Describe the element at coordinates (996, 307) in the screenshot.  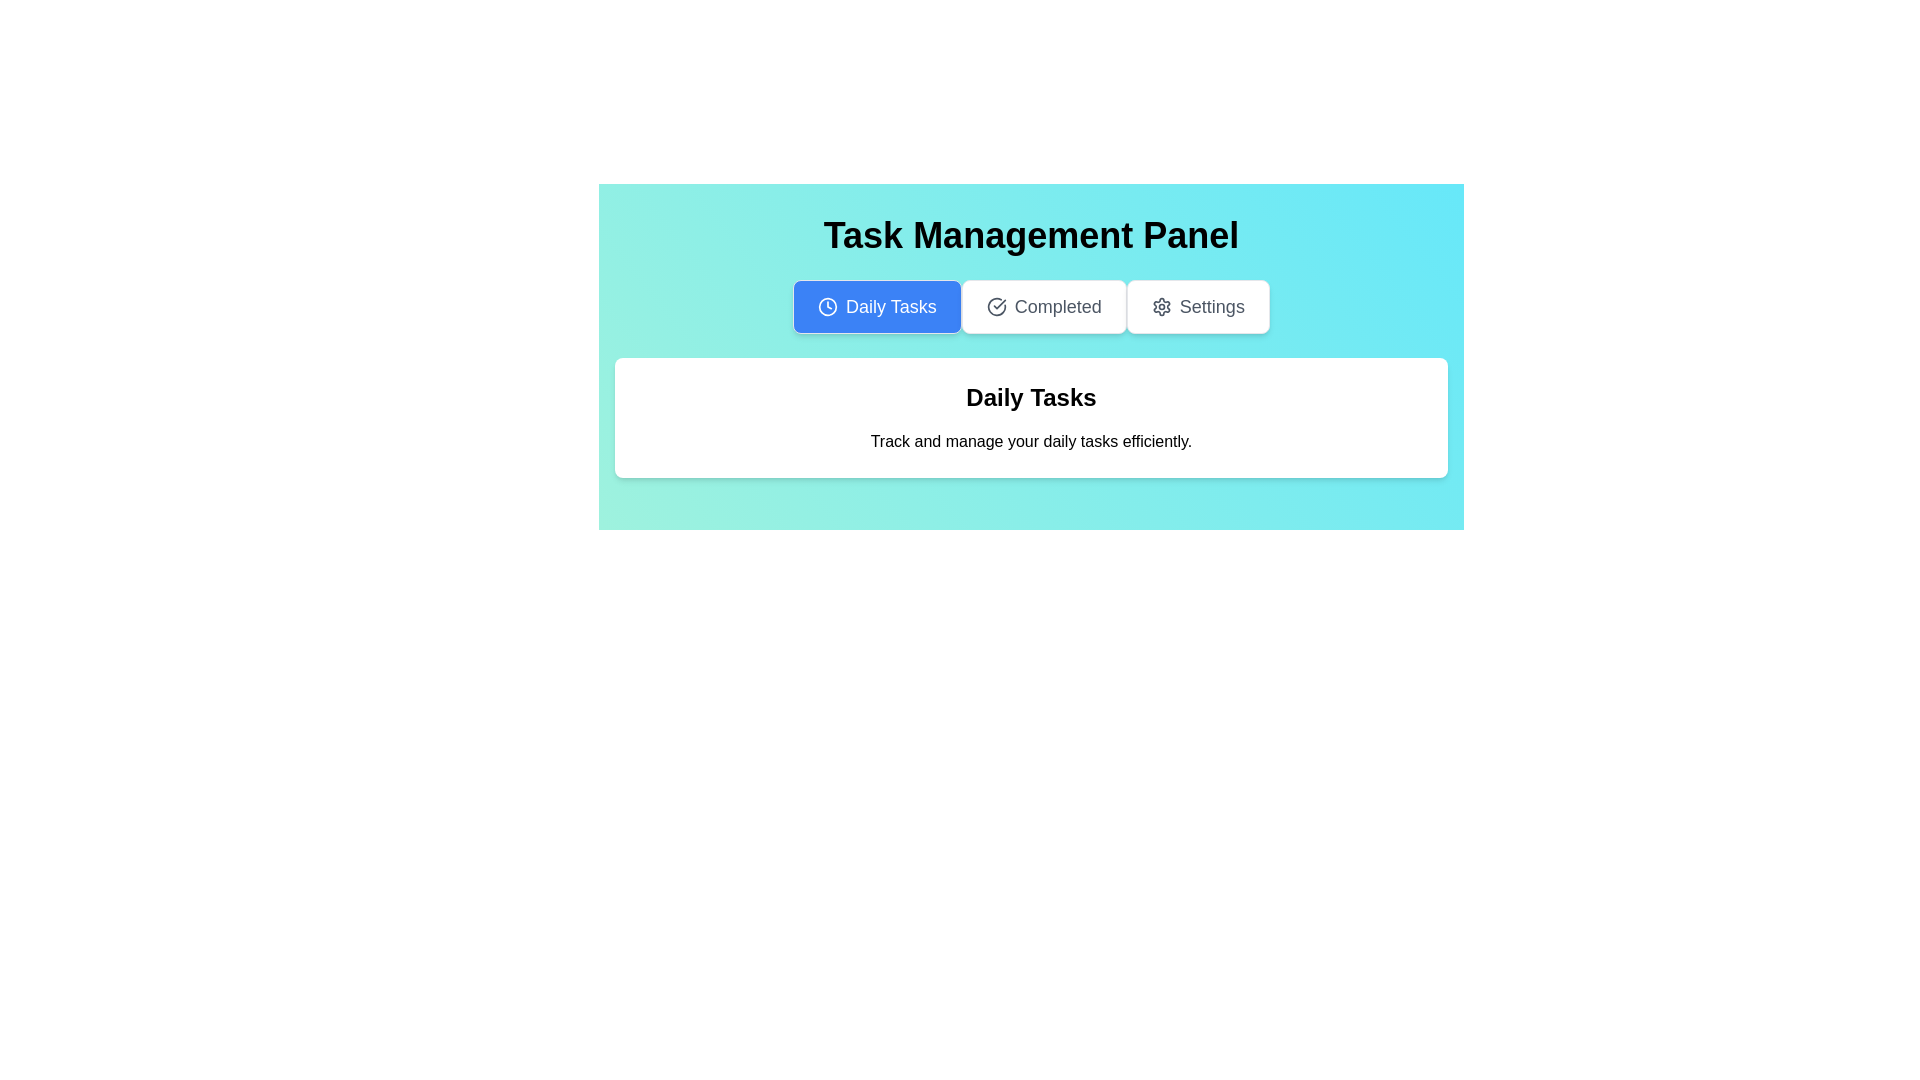
I see `the checkmark icon enclosed within a circle, which is part of the 'Completed' button in the top navigation bar` at that location.